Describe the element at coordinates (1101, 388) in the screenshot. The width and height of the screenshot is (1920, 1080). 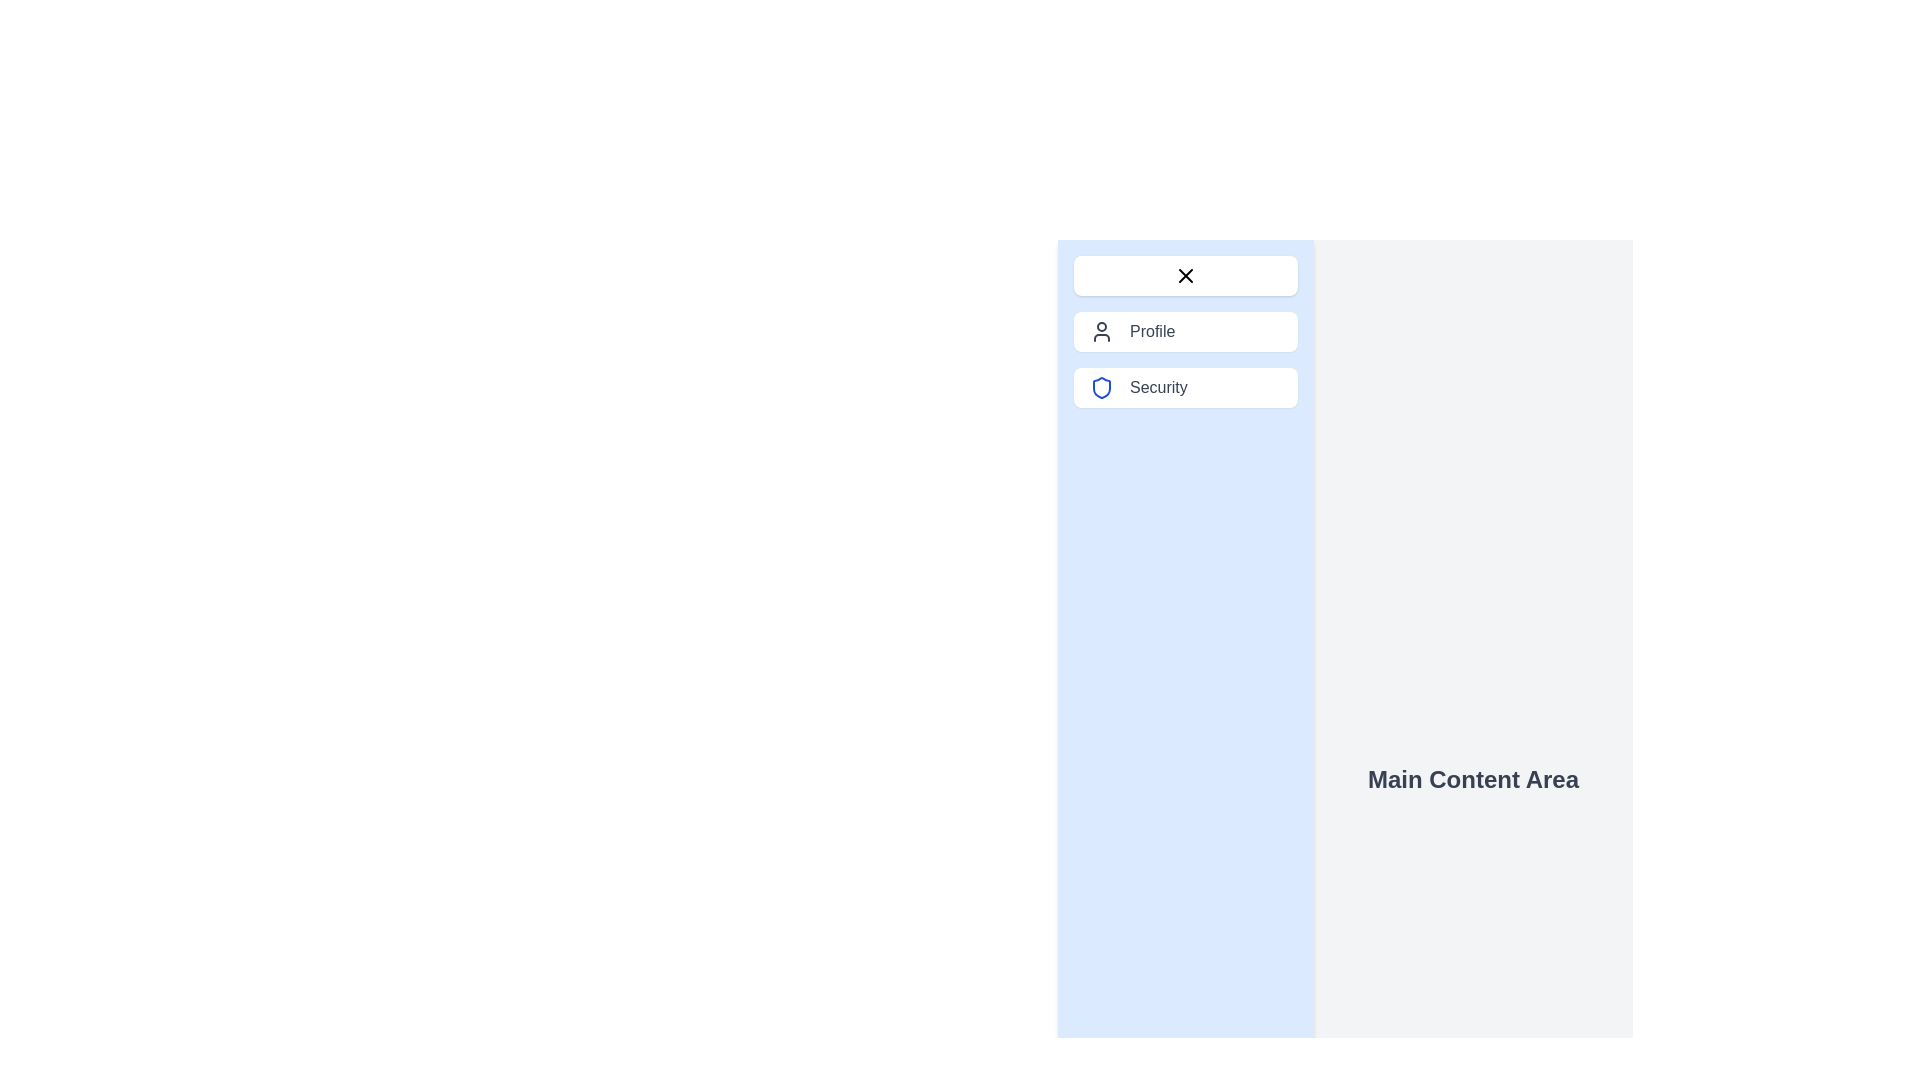
I see `the security icon located in the third row of the vertical list in the sidebar menu, adjacent to the 'Security' label` at that location.